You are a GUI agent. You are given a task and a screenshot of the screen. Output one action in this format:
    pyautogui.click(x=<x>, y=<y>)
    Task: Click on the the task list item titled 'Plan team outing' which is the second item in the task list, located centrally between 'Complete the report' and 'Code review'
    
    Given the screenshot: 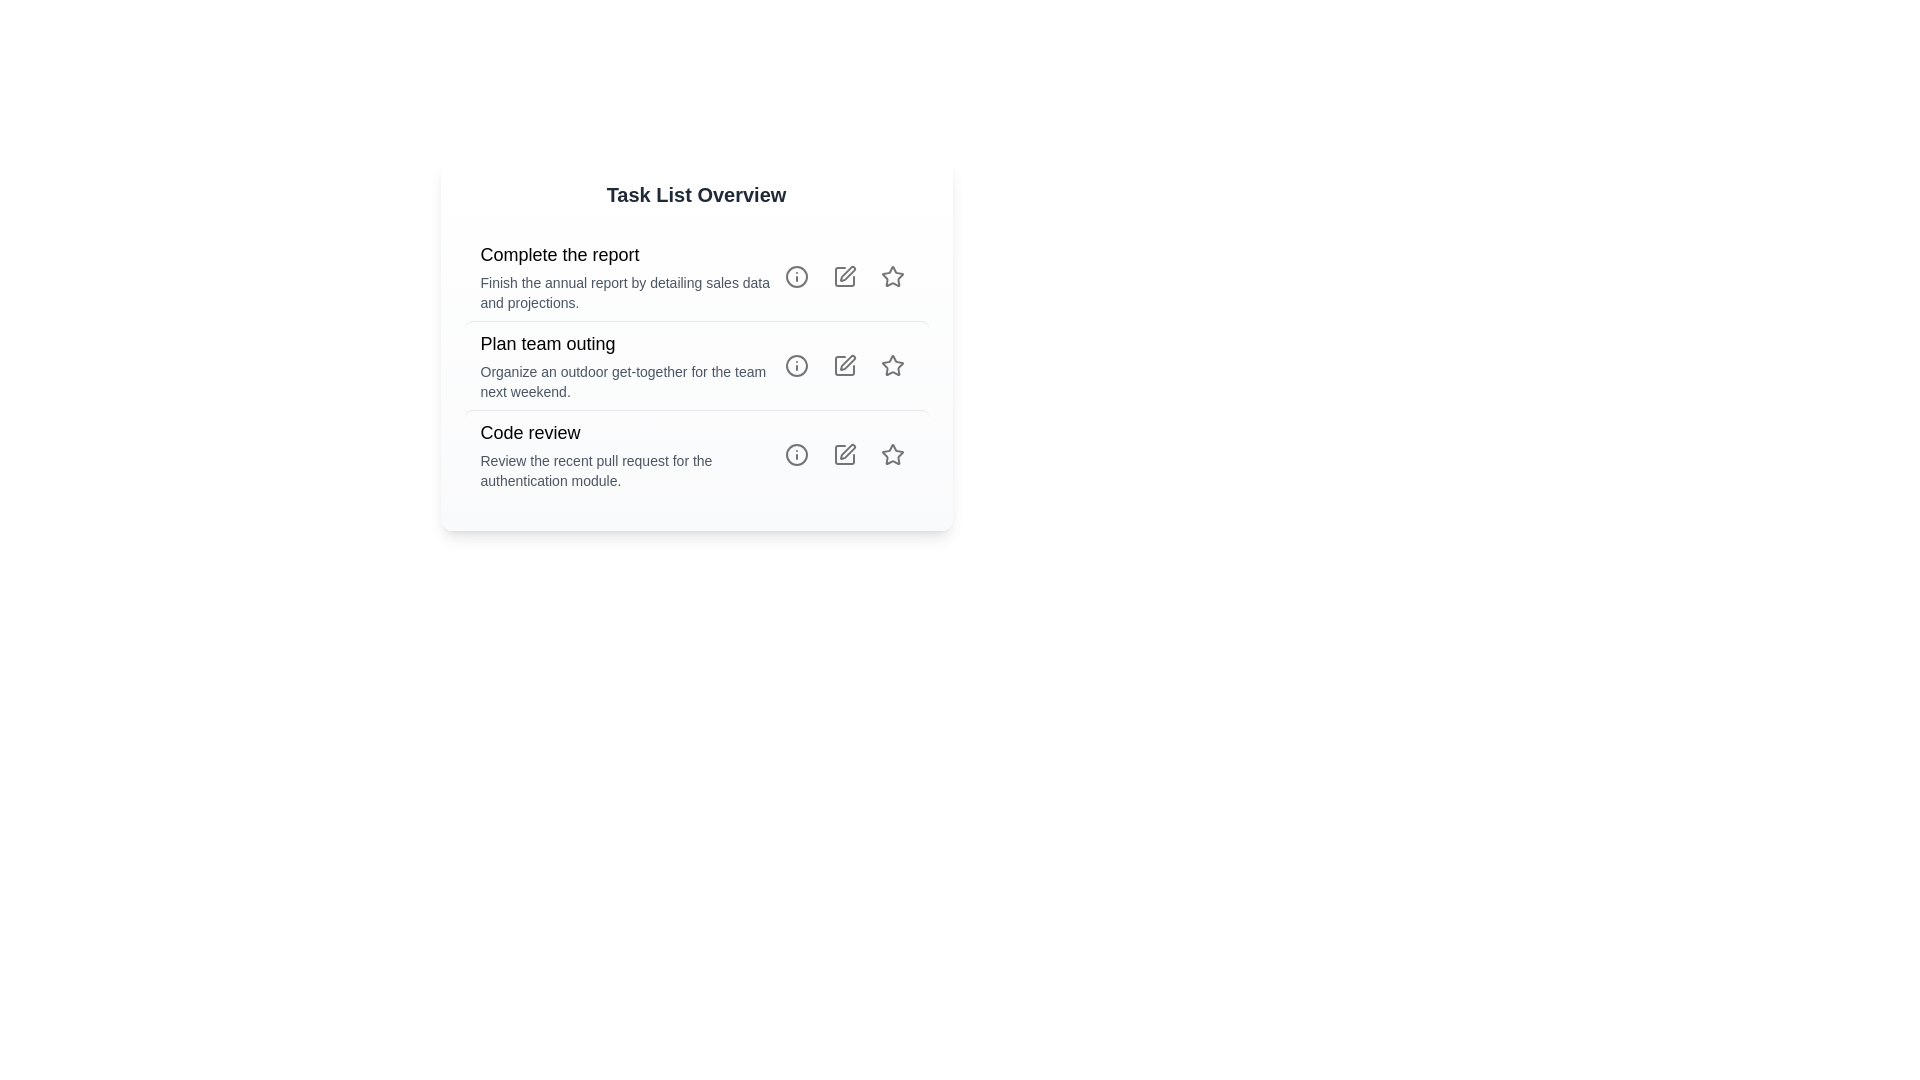 What is the action you would take?
    pyautogui.click(x=696, y=342)
    